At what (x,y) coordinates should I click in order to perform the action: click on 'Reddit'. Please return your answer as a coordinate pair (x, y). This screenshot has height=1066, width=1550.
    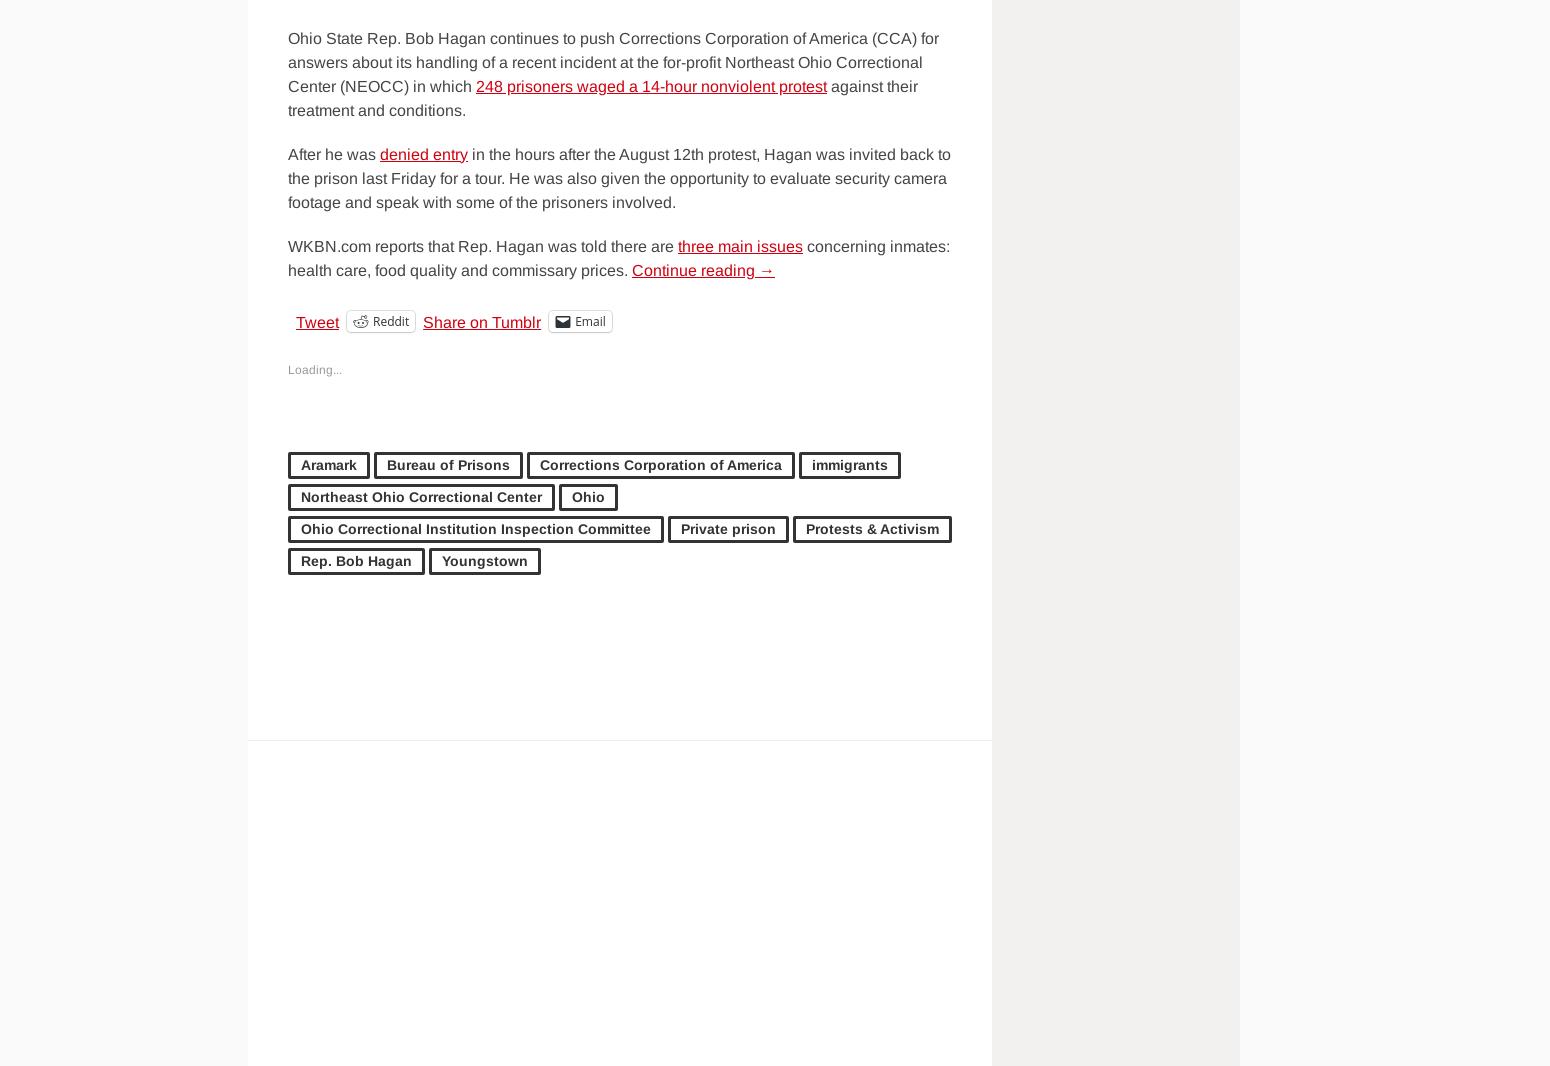
    Looking at the image, I should click on (371, 320).